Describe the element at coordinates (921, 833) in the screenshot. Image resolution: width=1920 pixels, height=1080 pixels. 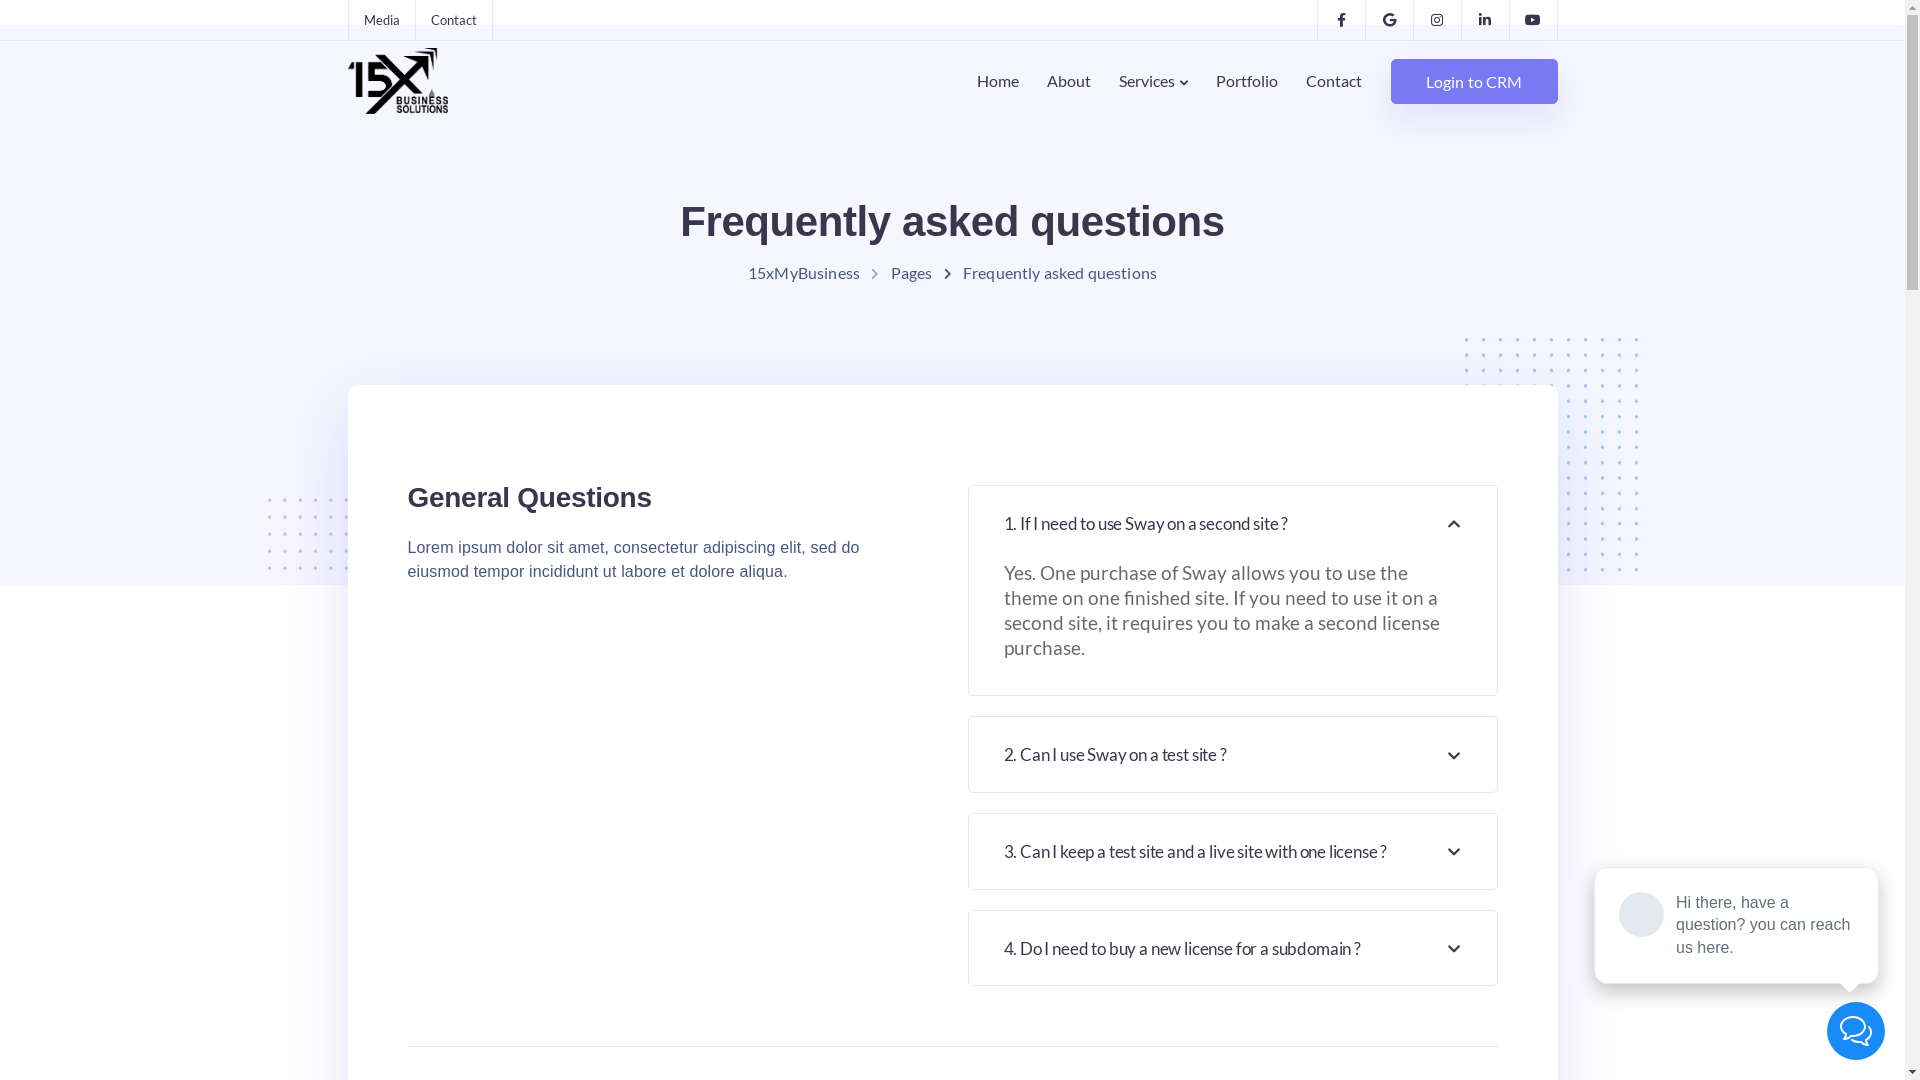
I see `'Terms and Conditions'` at that location.